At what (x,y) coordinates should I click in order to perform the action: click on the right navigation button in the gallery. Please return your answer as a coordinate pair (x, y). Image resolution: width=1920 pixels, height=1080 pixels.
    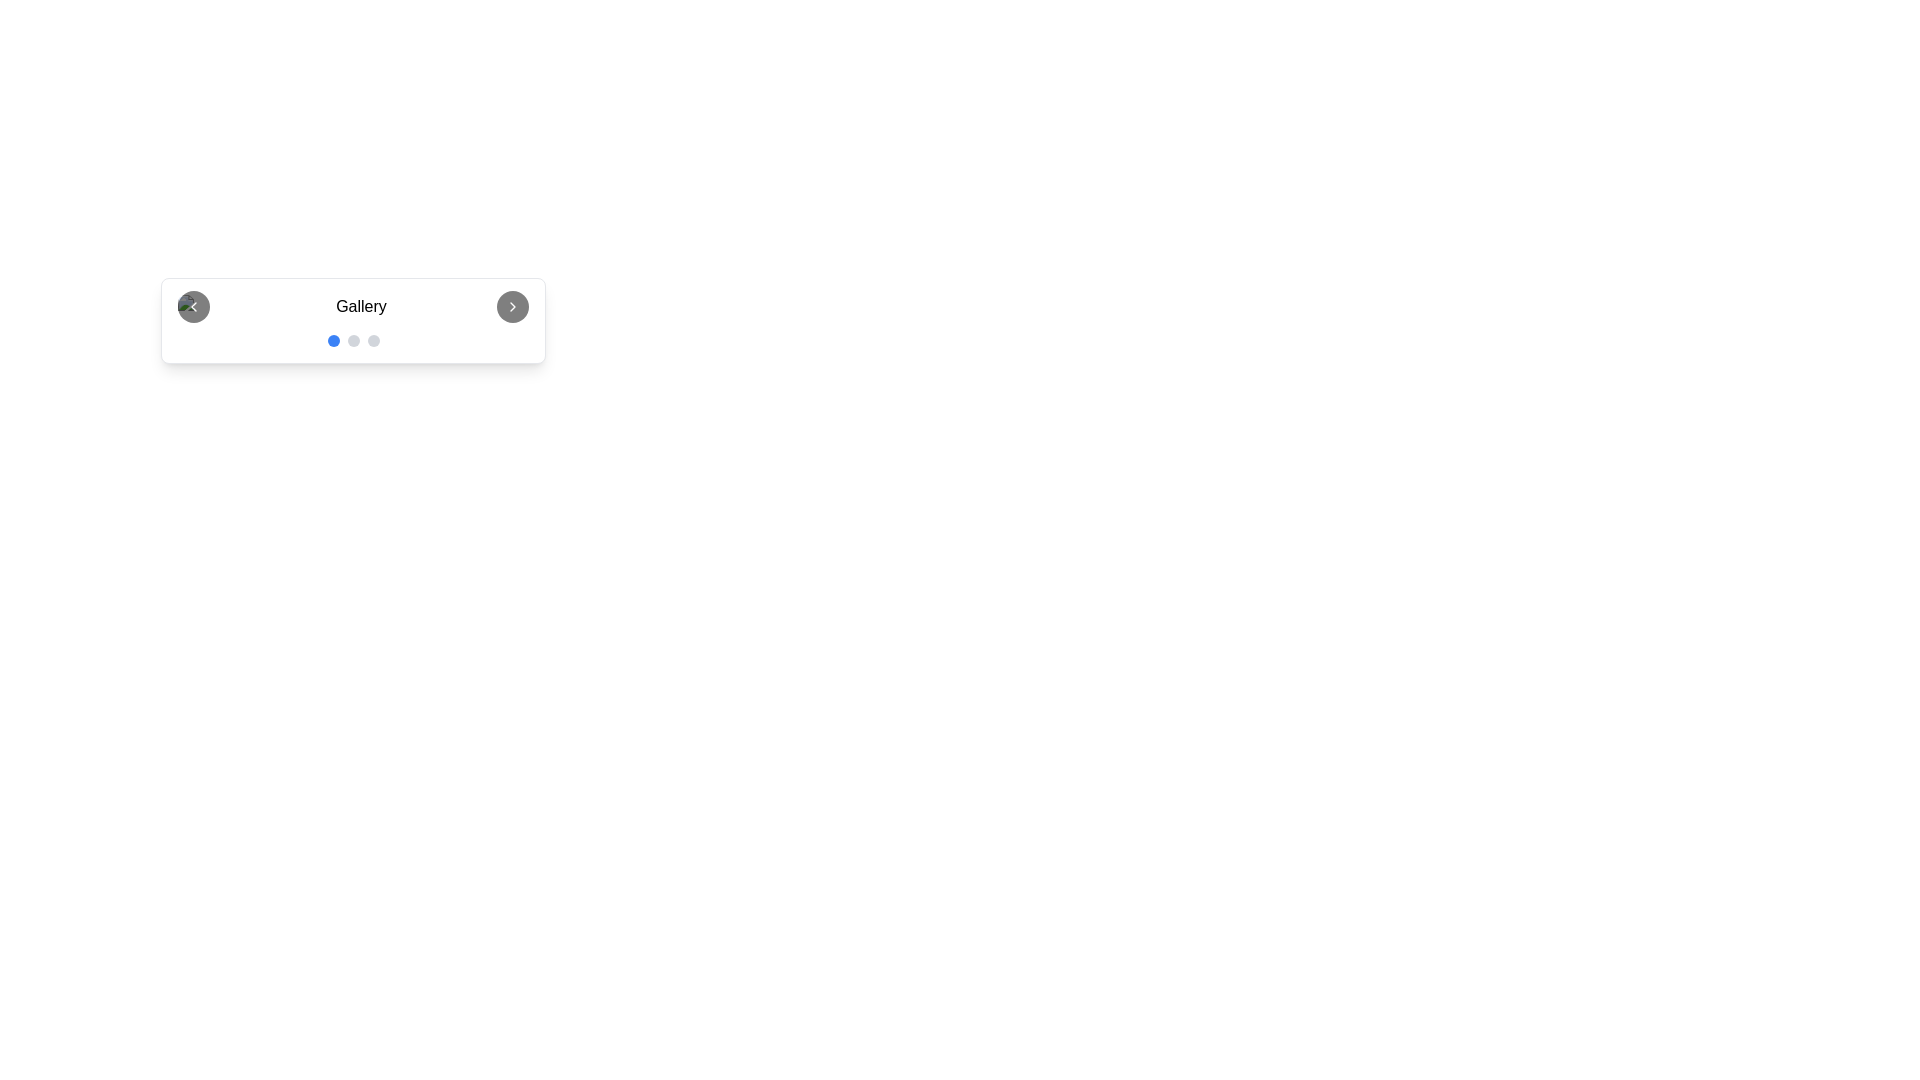
    Looking at the image, I should click on (513, 307).